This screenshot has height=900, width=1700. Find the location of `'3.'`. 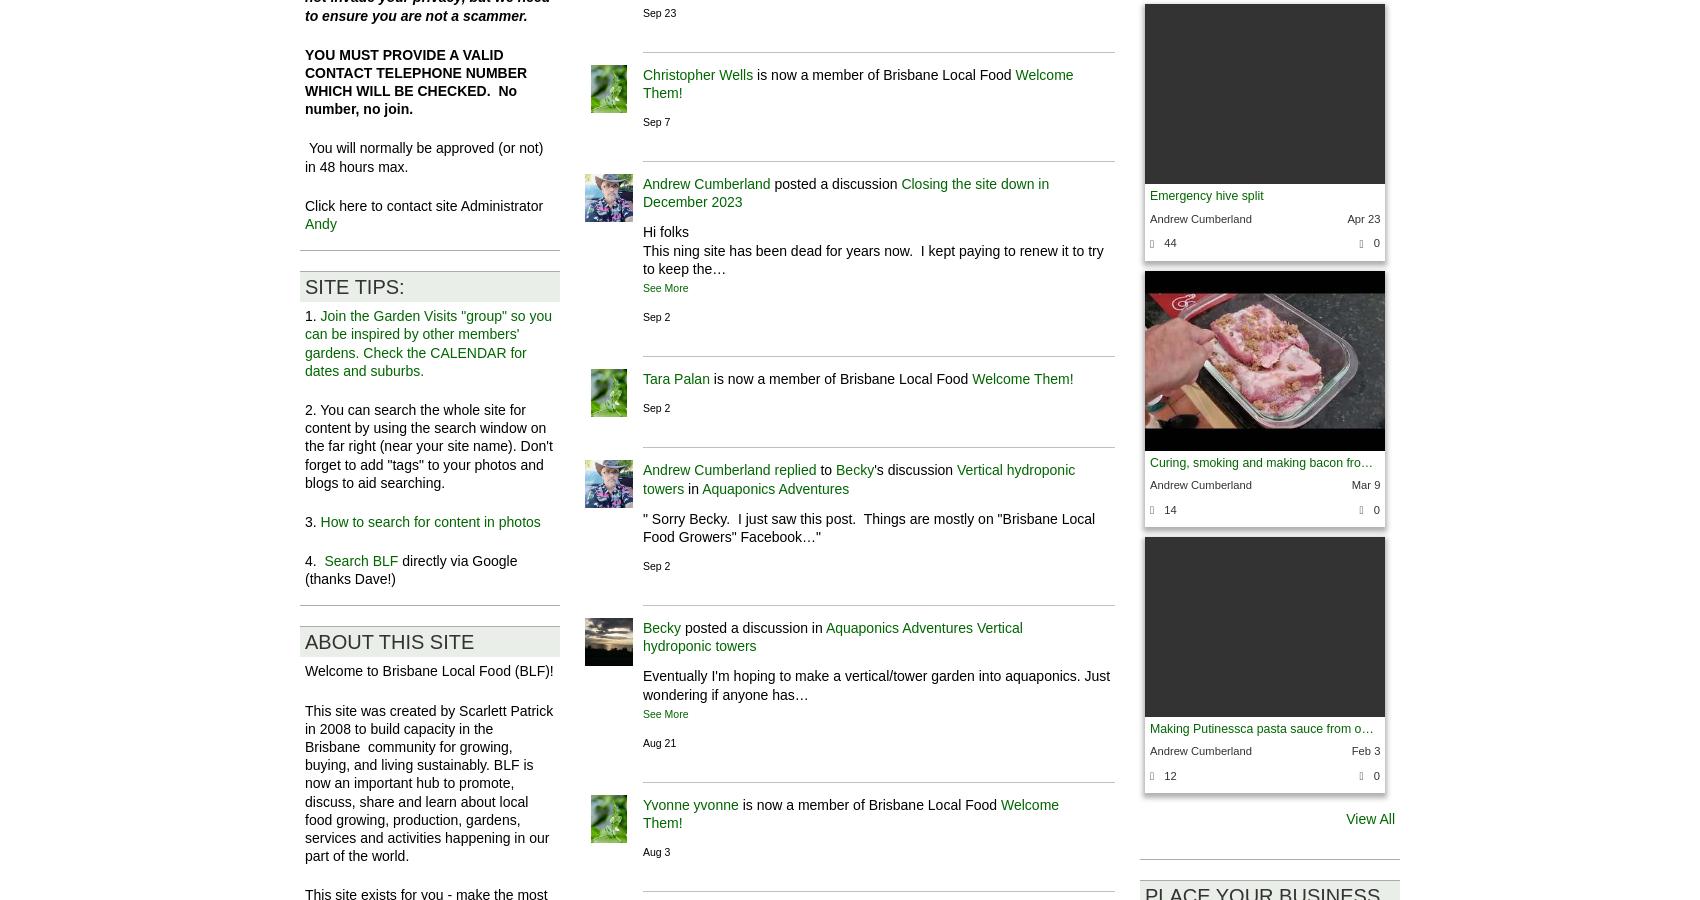

'3.' is located at coordinates (304, 520).